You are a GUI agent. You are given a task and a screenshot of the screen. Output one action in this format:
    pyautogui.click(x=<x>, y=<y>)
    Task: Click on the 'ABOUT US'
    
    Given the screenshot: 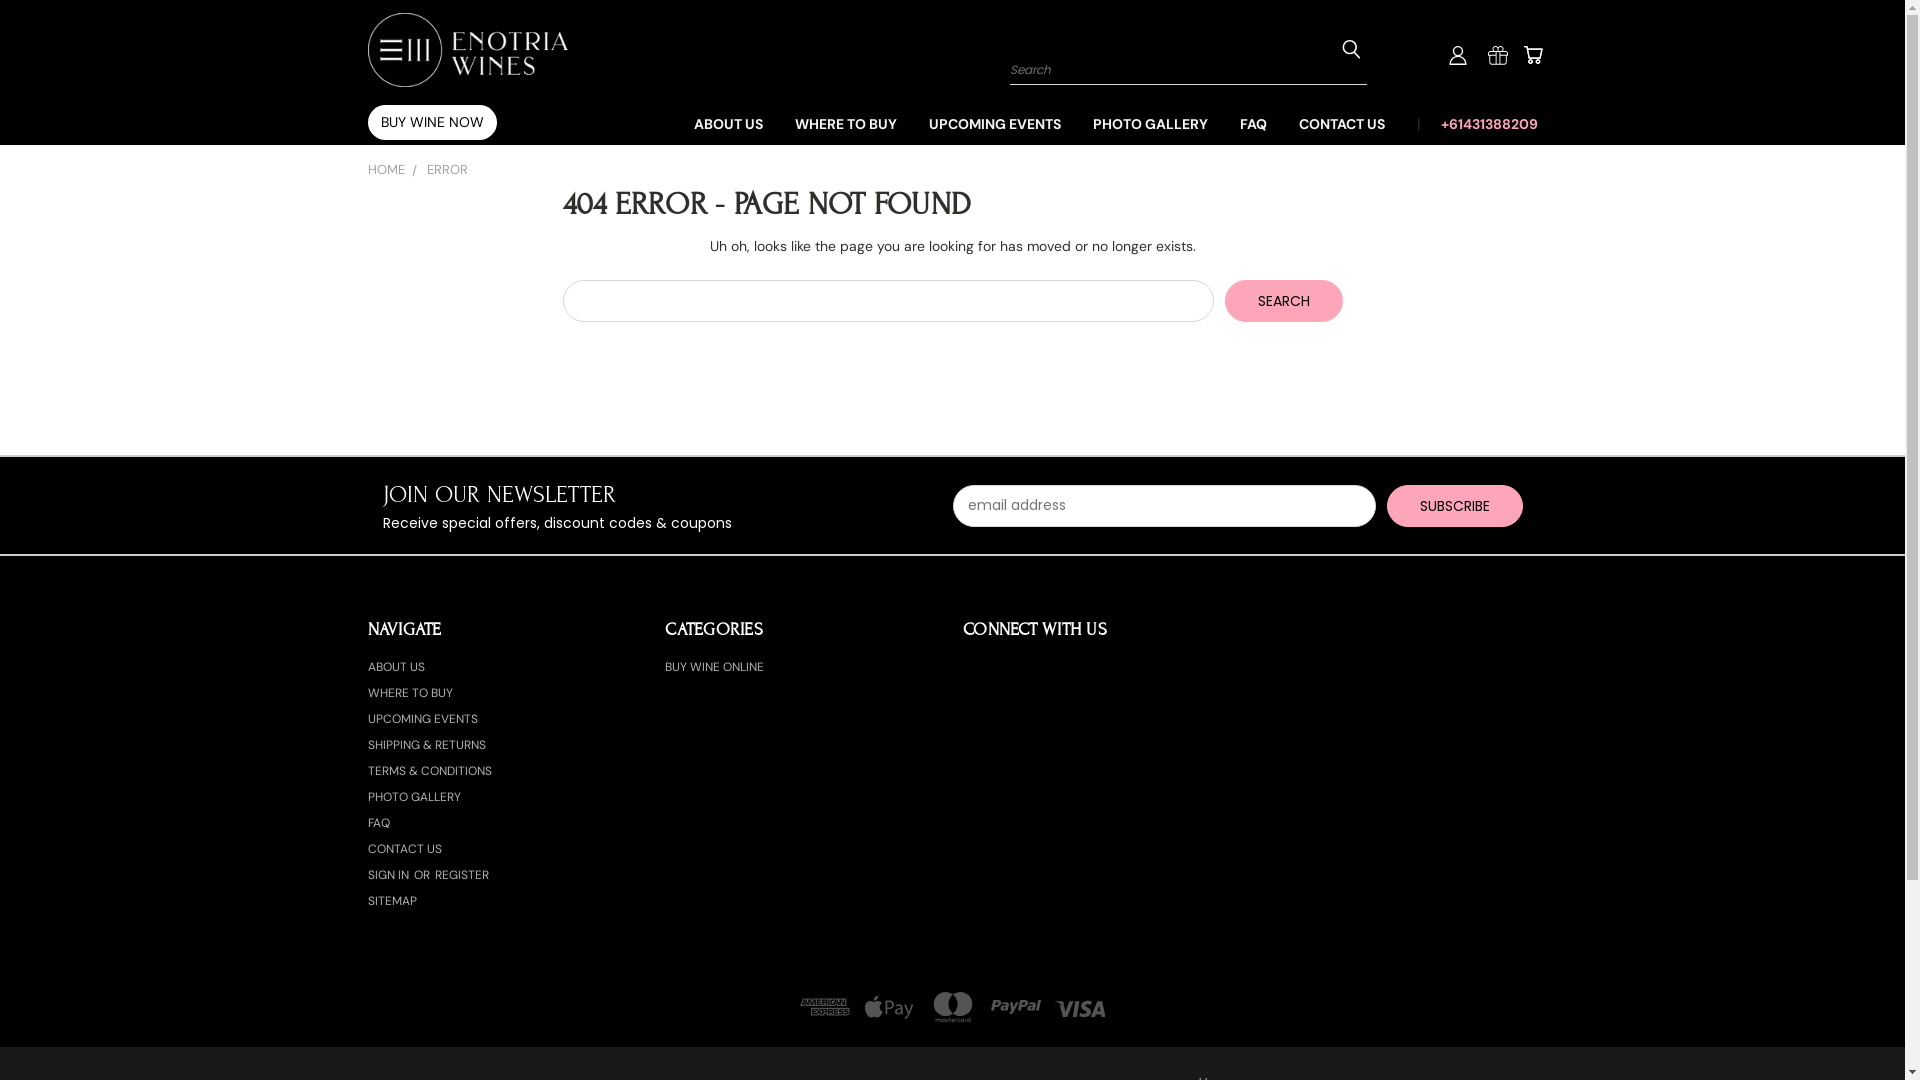 What is the action you would take?
    pyautogui.click(x=396, y=671)
    